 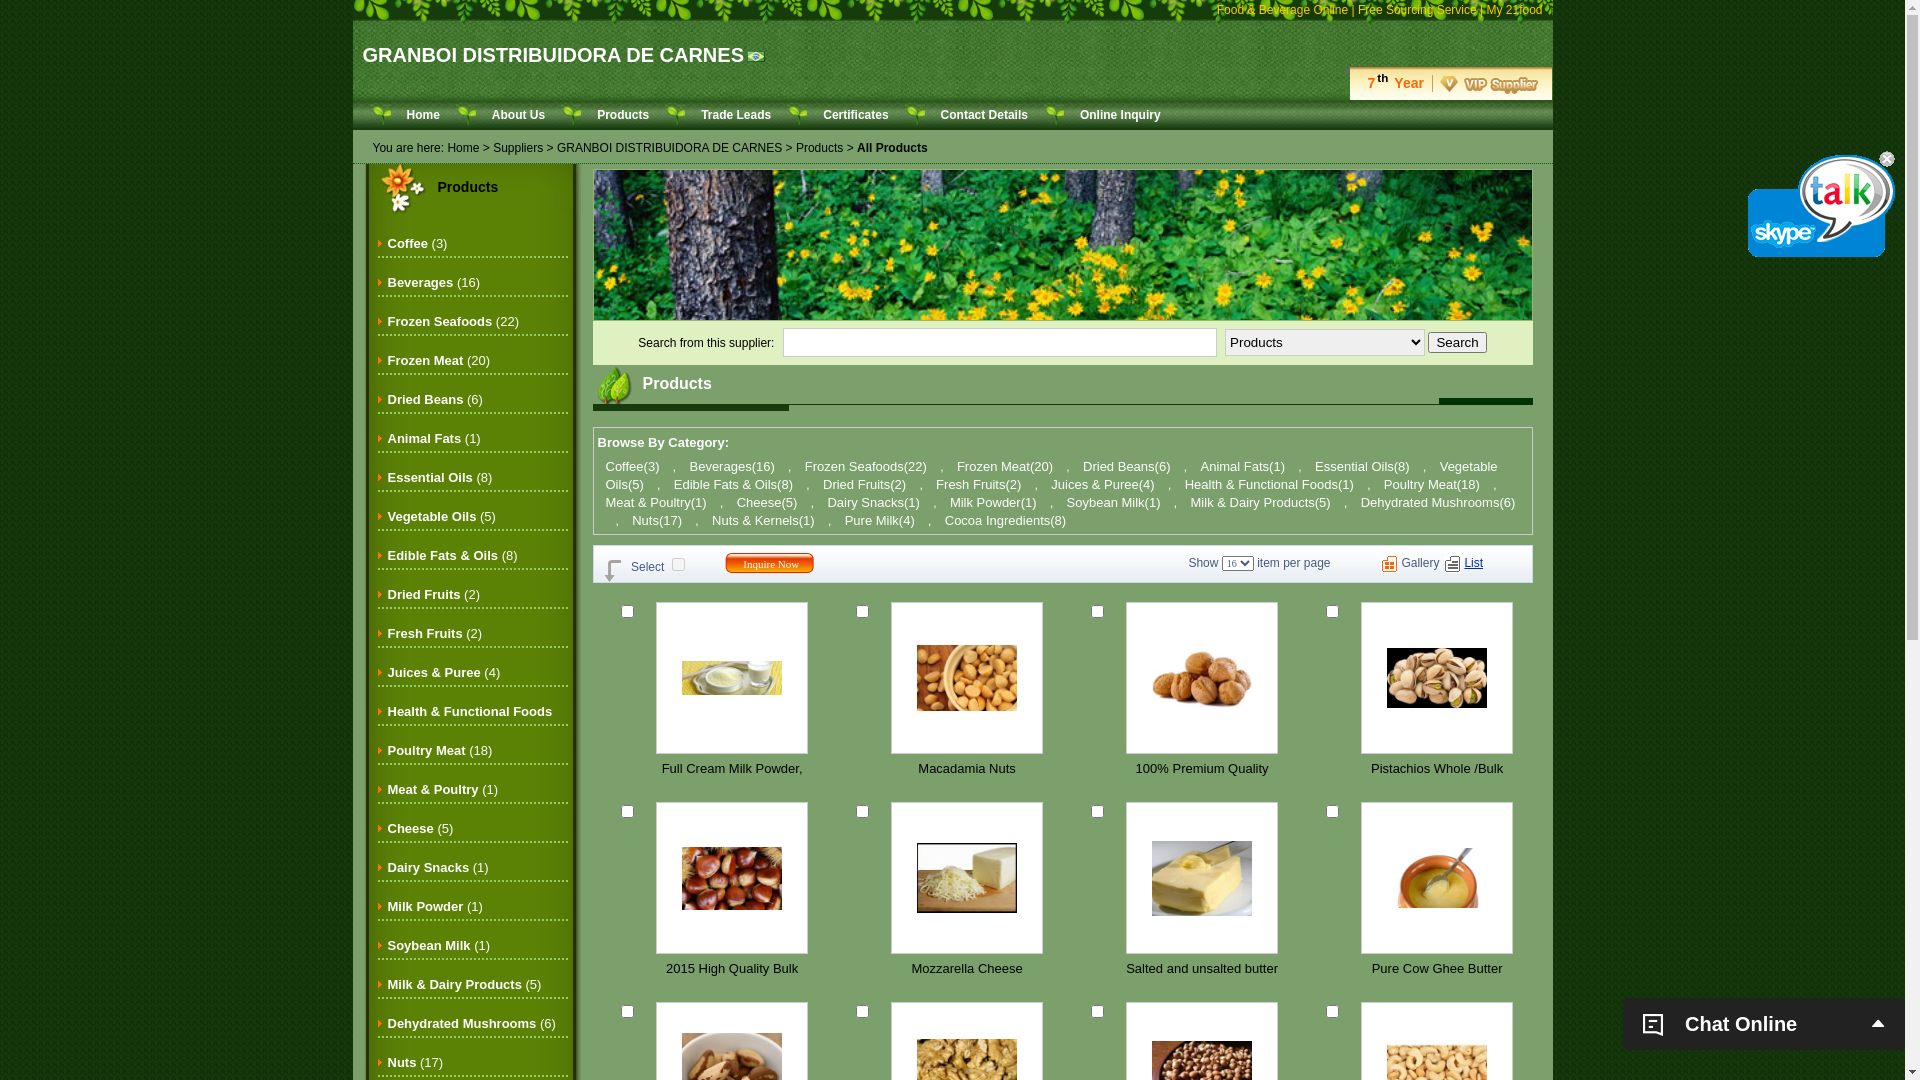 What do you see at coordinates (439, 750) in the screenshot?
I see `'Poultry Meat (18)'` at bounding box center [439, 750].